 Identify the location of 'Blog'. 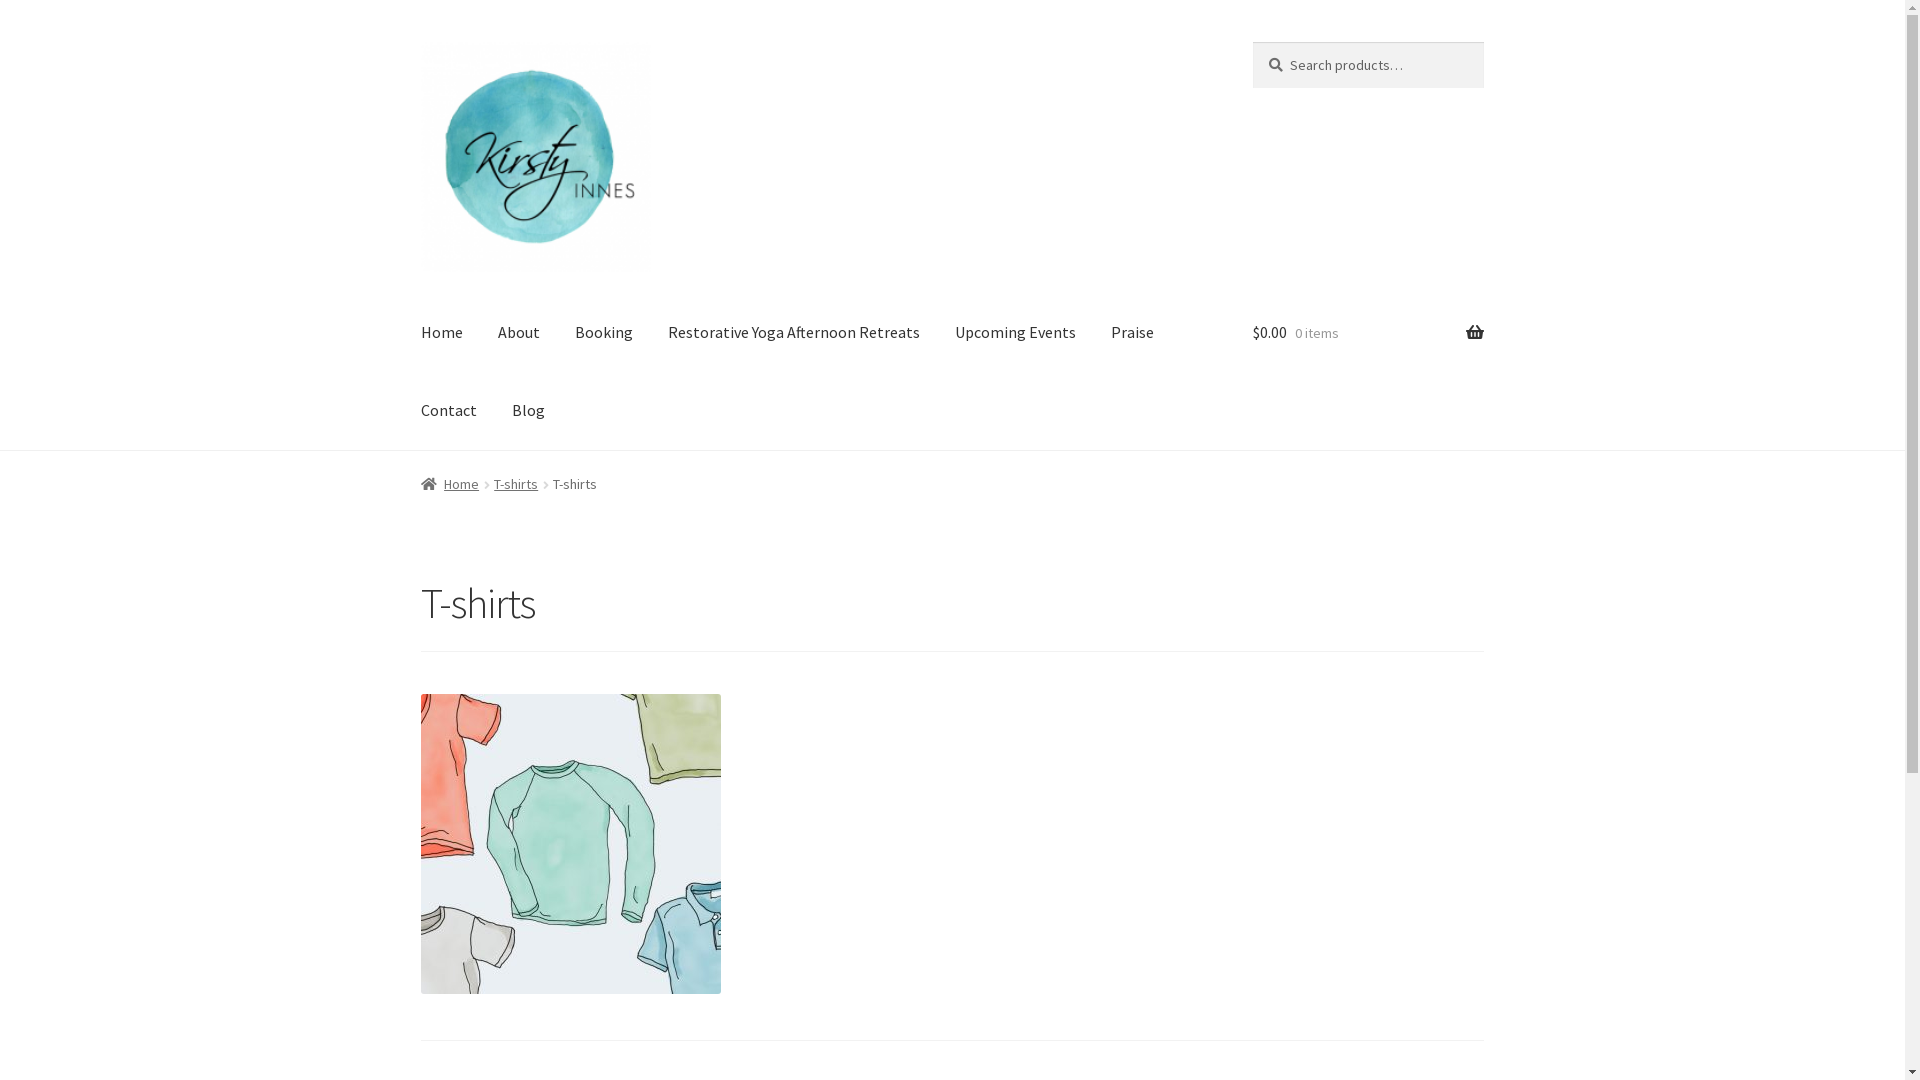
(528, 410).